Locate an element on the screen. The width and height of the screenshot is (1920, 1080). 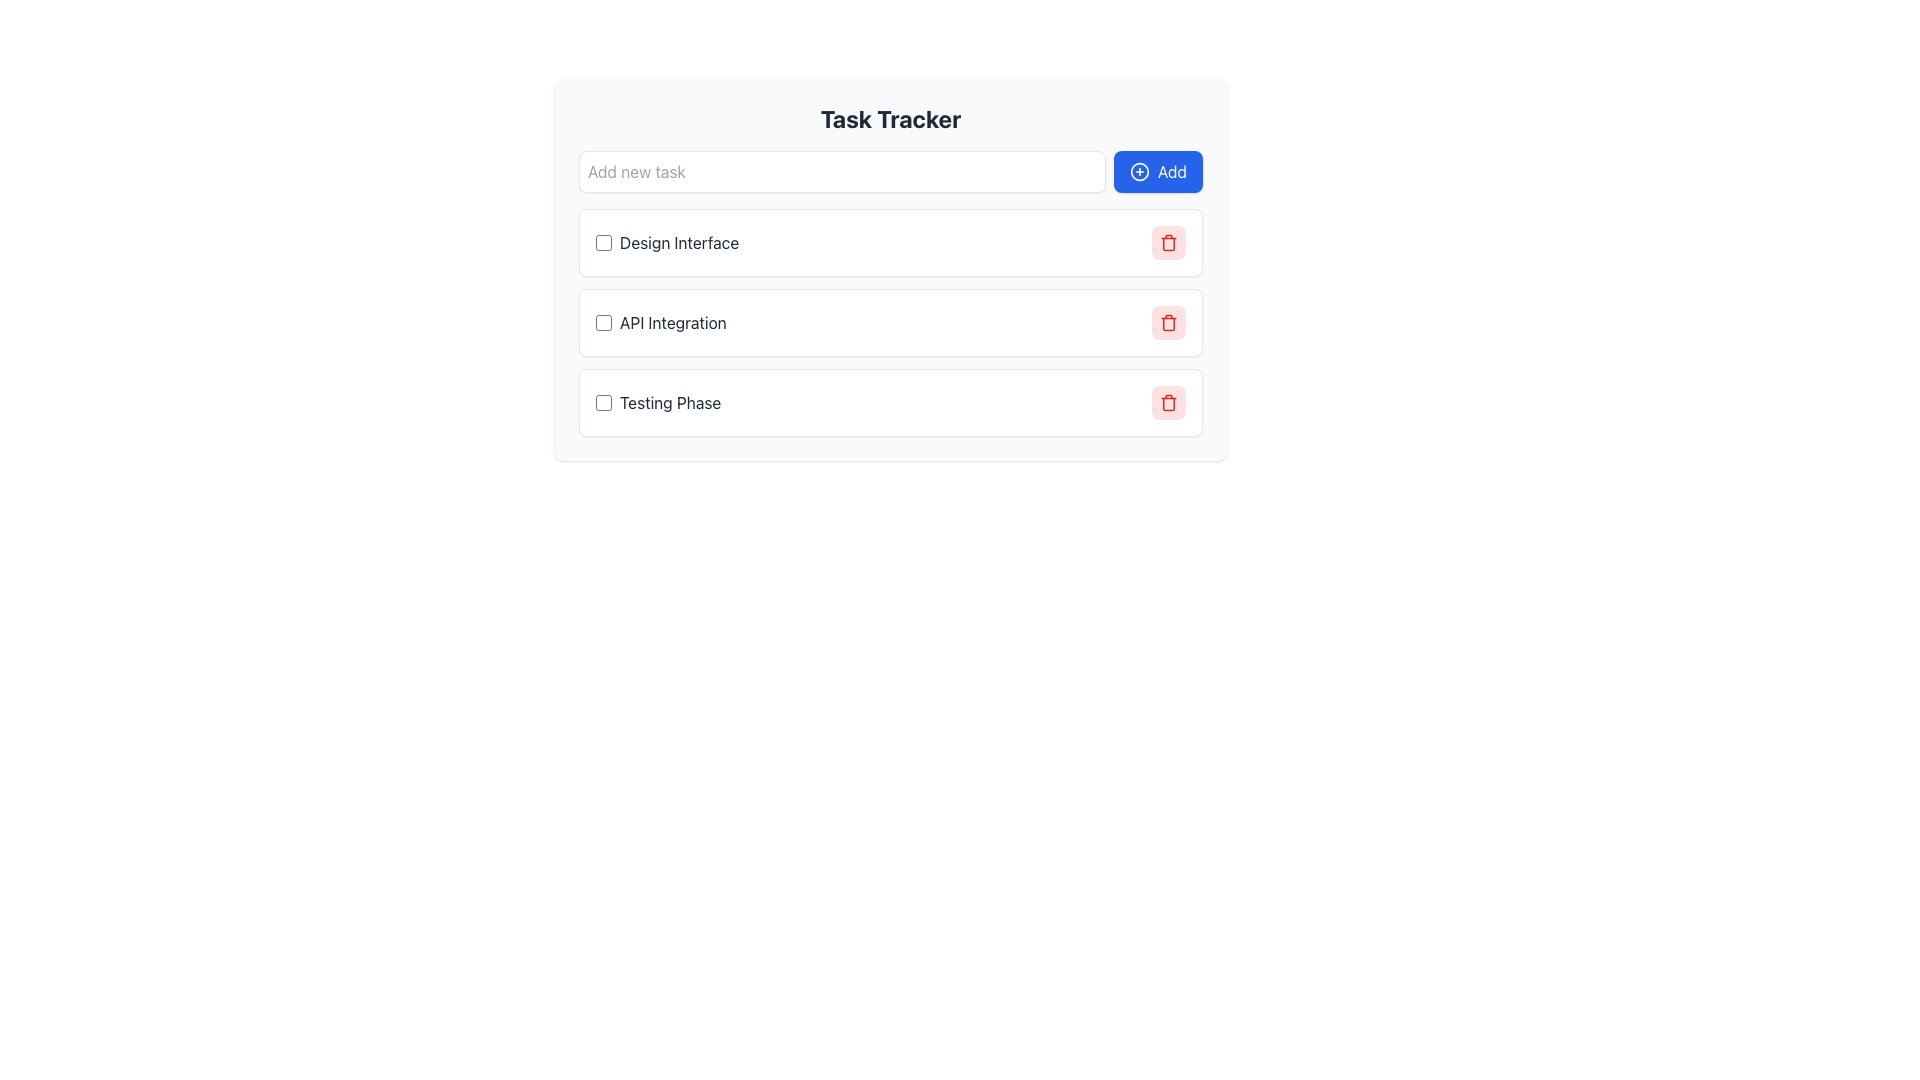
the trash can icon button is located at coordinates (1169, 242).